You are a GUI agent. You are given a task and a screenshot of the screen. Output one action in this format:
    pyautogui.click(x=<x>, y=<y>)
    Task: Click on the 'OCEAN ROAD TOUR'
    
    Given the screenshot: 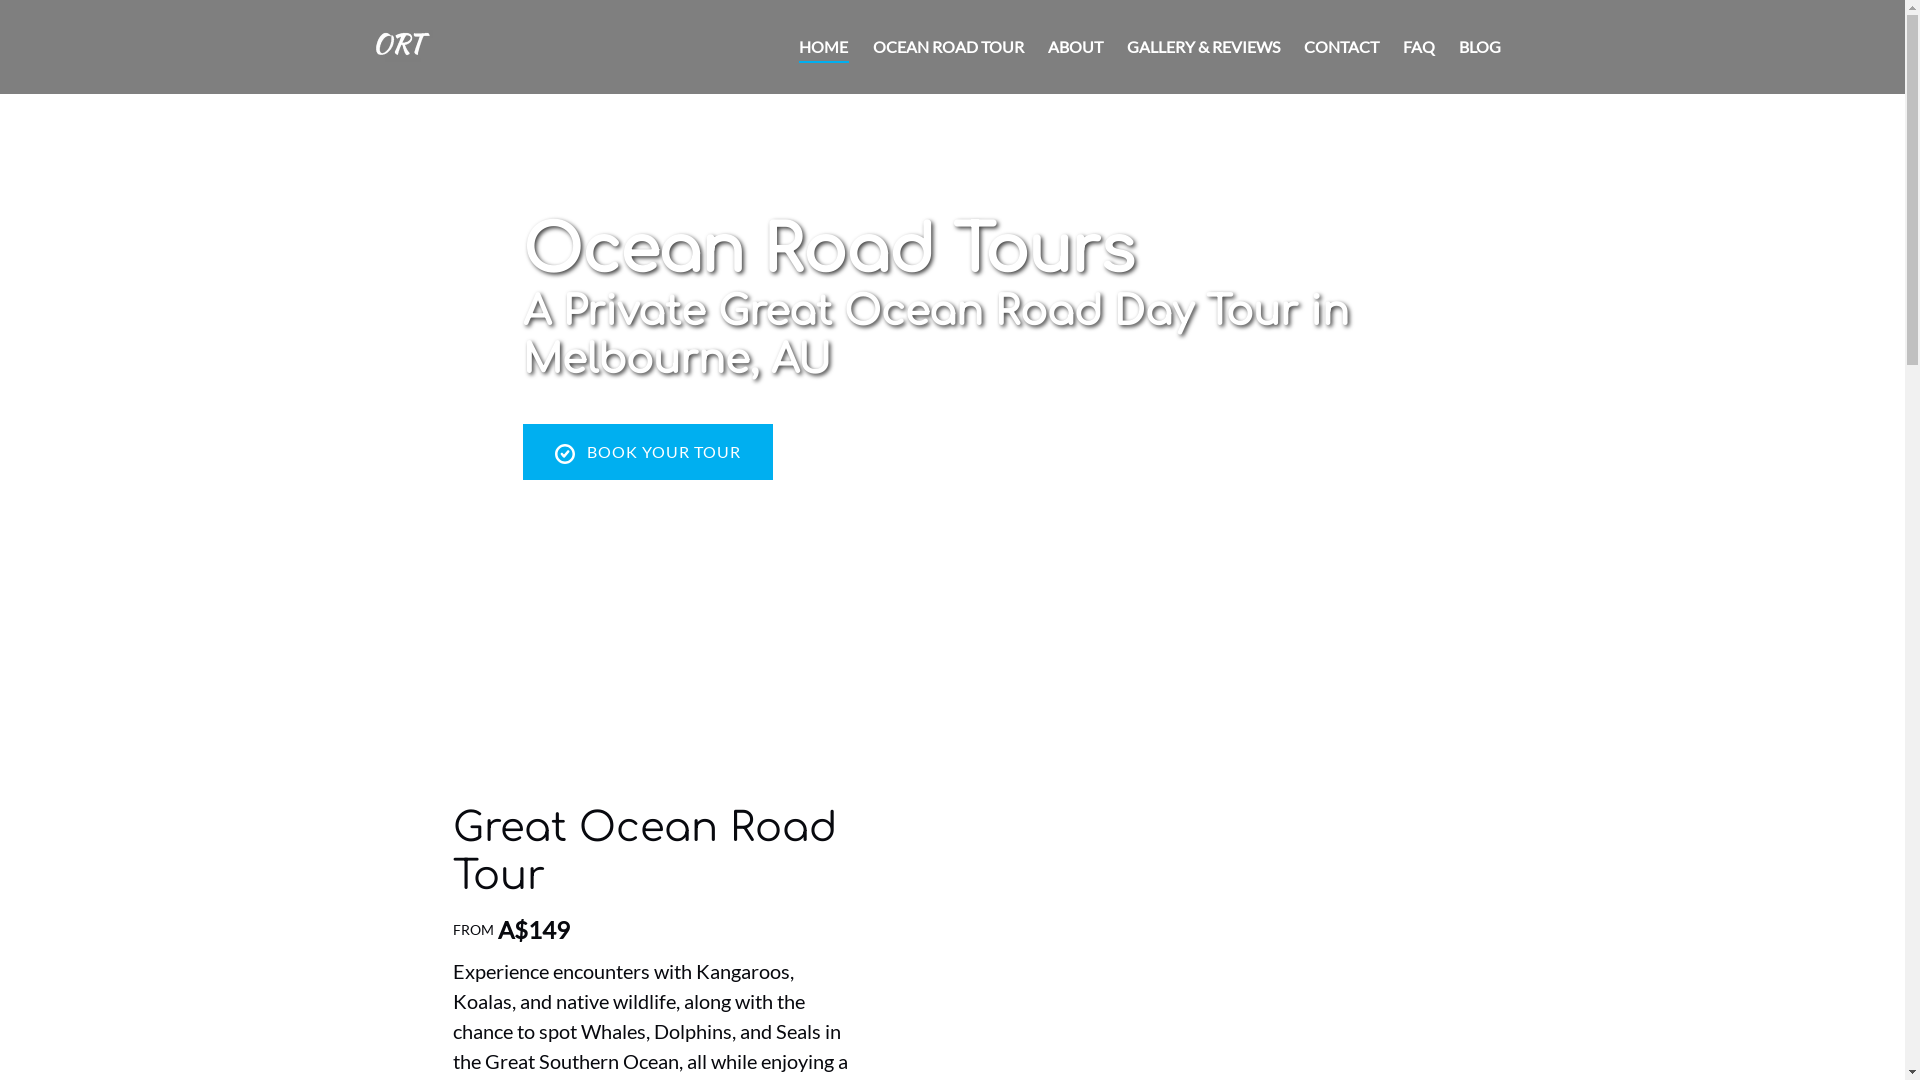 What is the action you would take?
    pyautogui.click(x=859, y=45)
    